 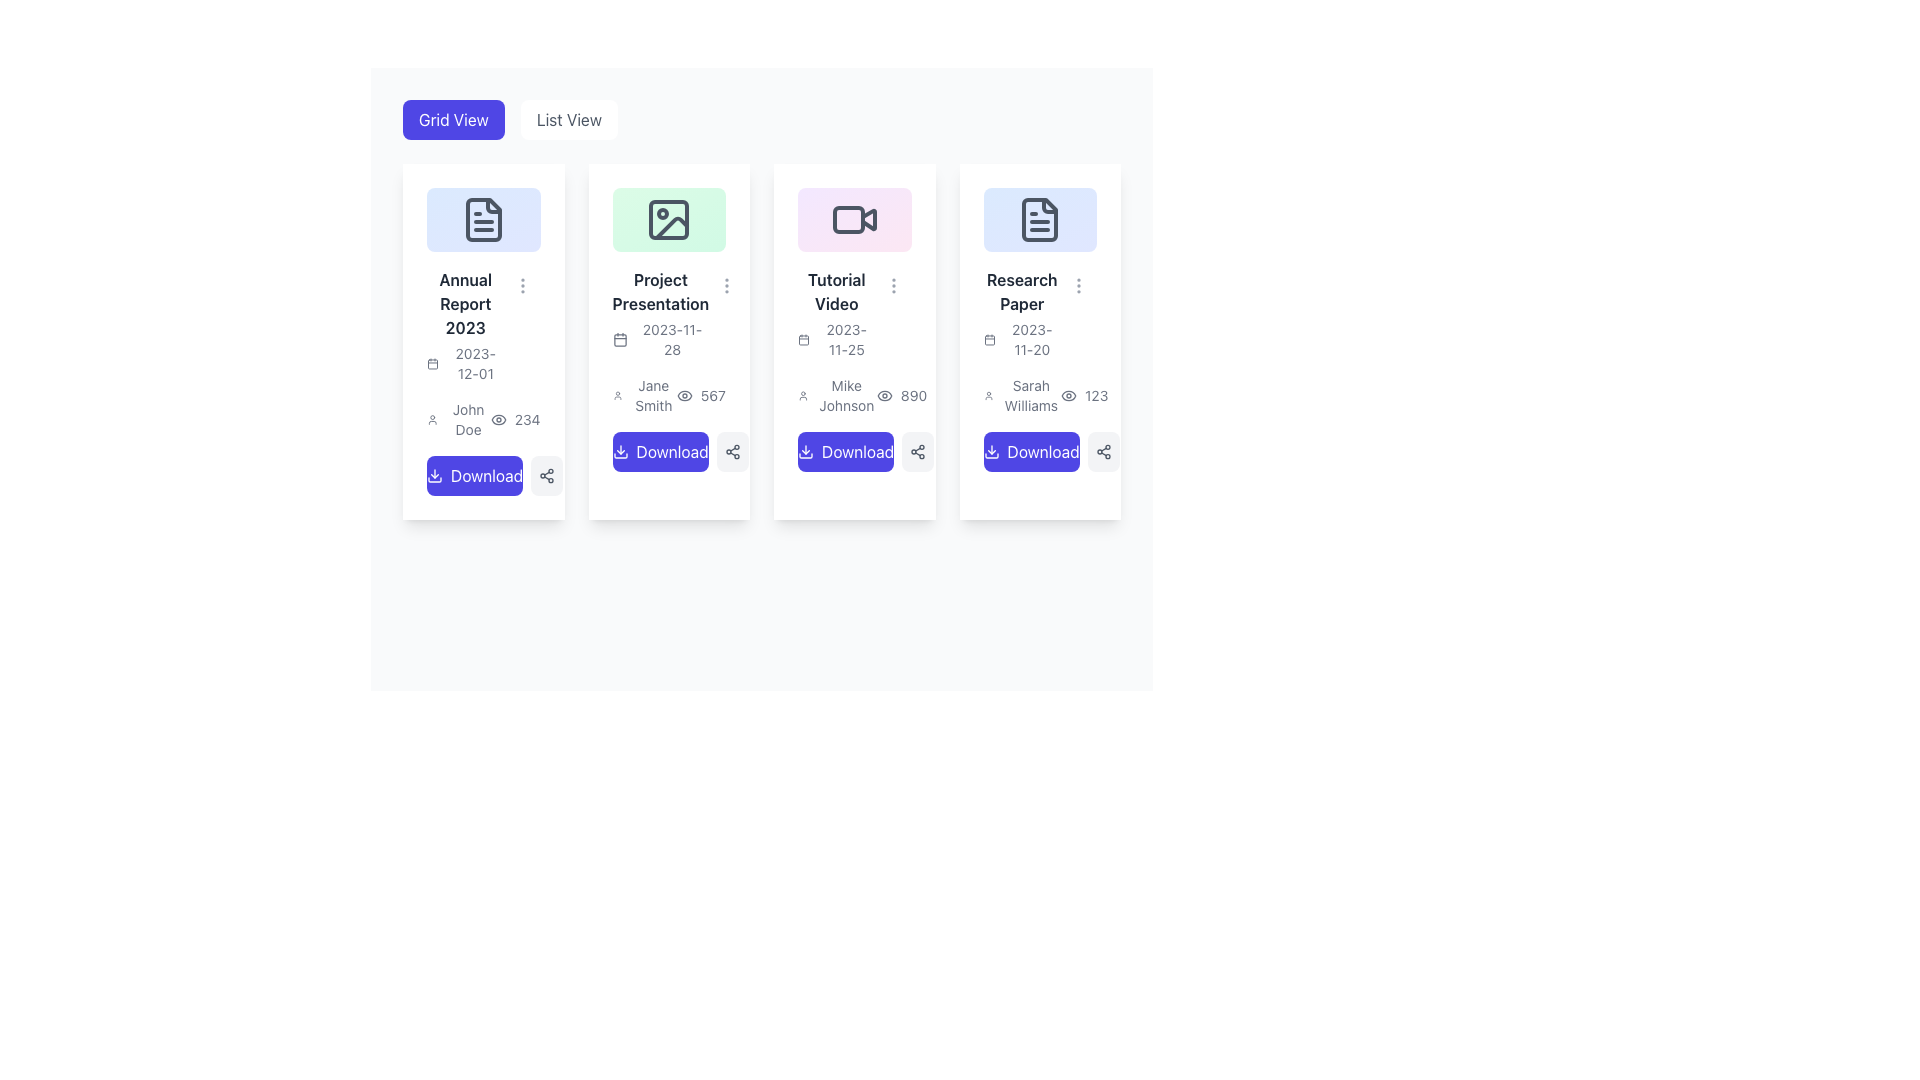 I want to click on the icon representing the file type for the 'Annual Report 2023' card located at the top-center of the leftmost card in a horizontal list of four cards with a light blue background, so click(x=483, y=219).